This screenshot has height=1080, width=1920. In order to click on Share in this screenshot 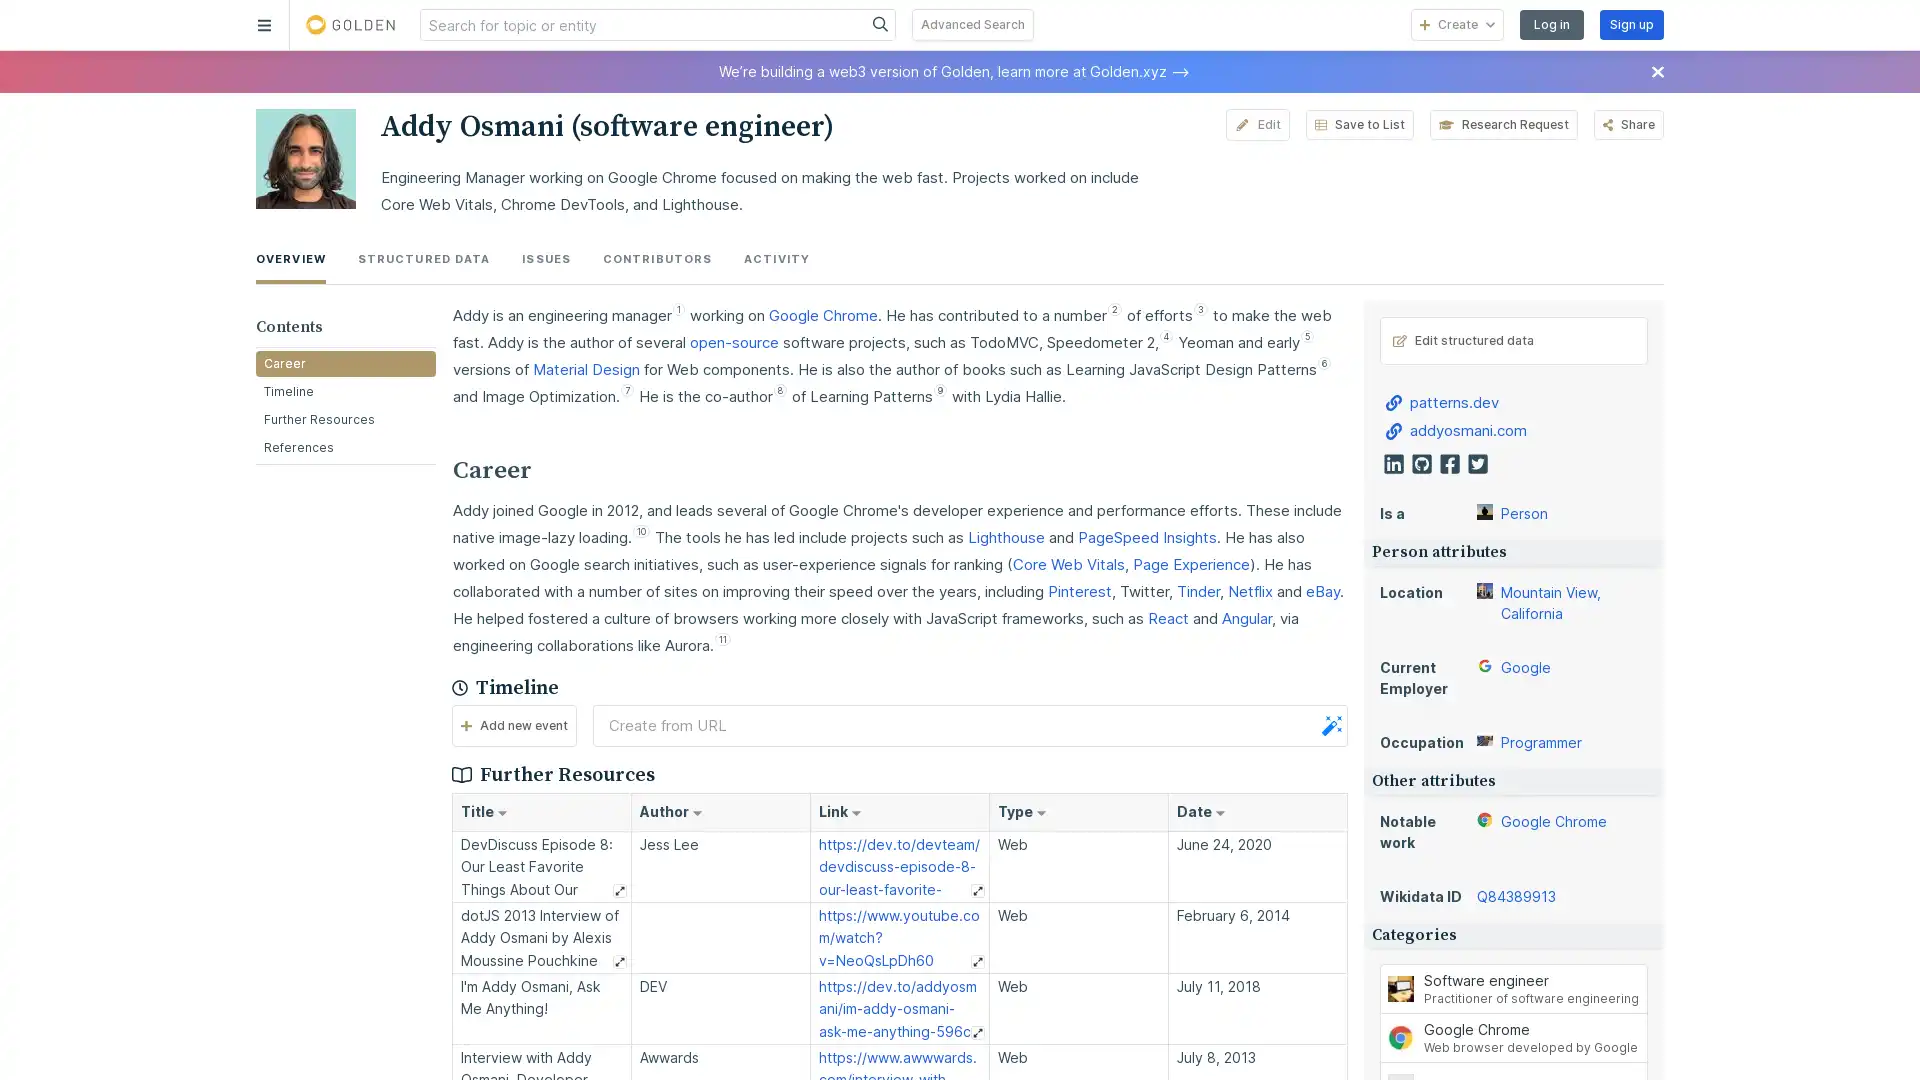, I will do `click(1628, 124)`.